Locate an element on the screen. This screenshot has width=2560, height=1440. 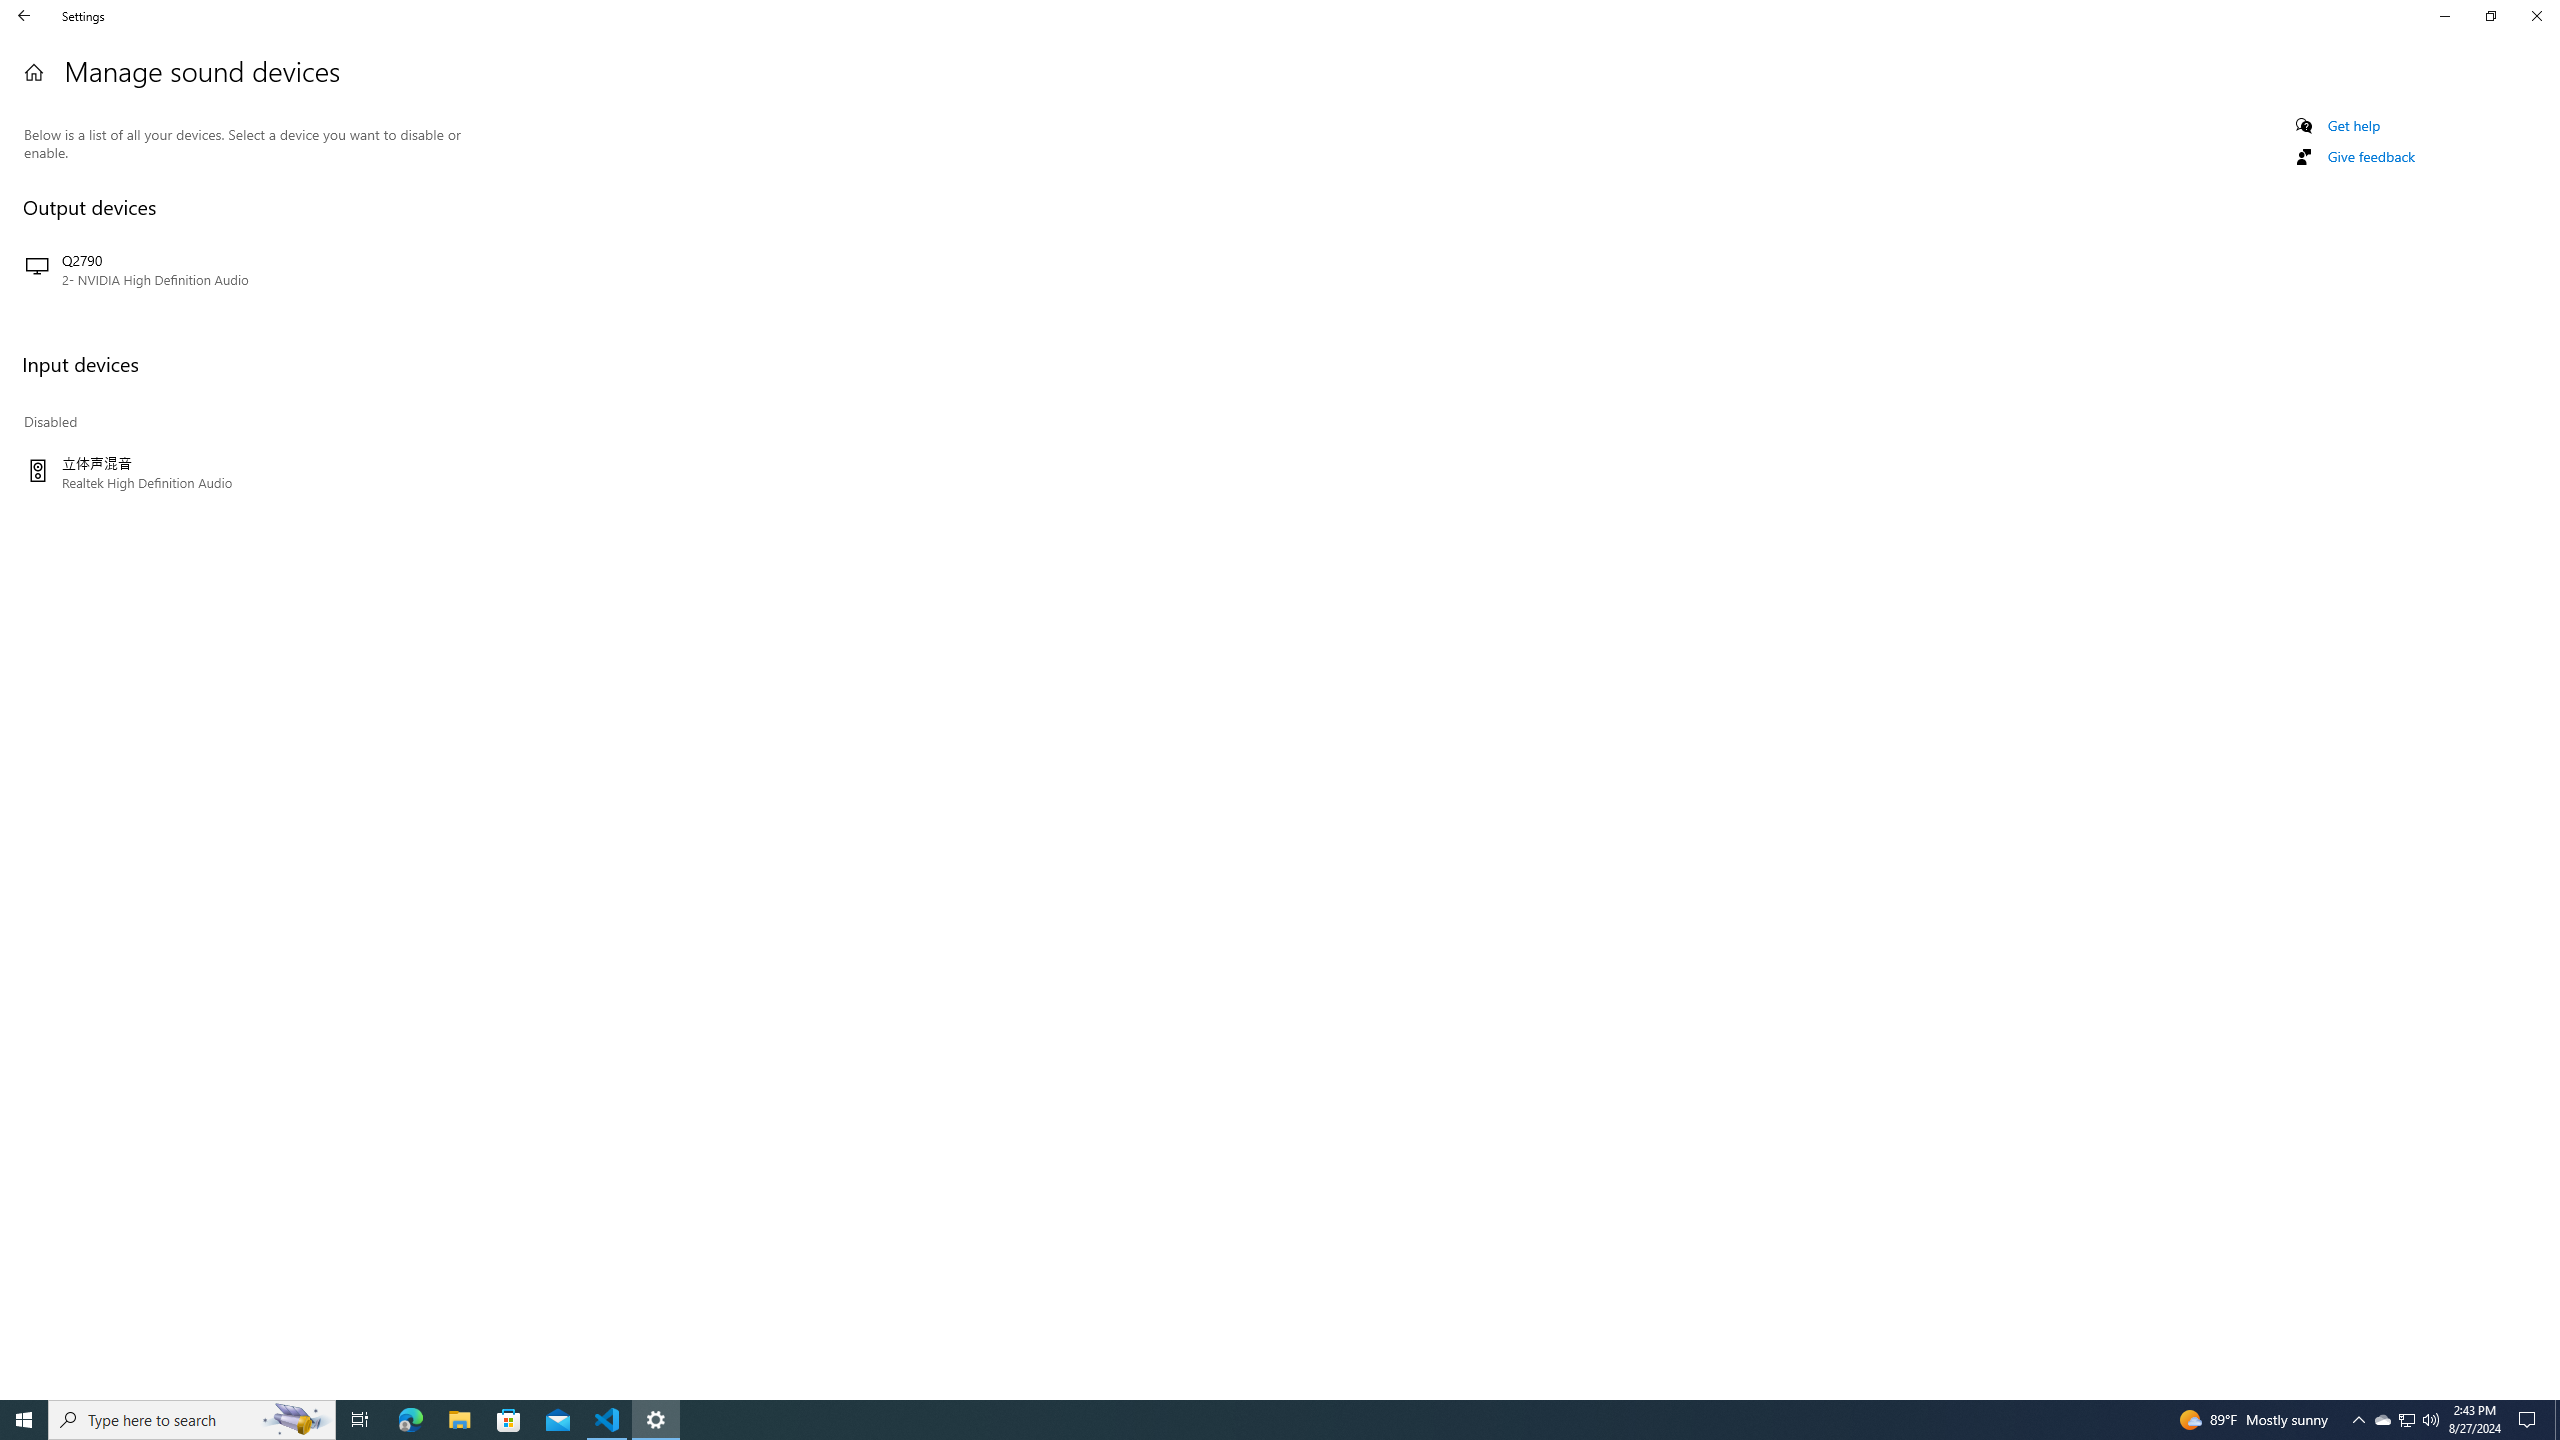
'Q2790 2- NVIDIA High Definition Audio' is located at coordinates (240, 269).